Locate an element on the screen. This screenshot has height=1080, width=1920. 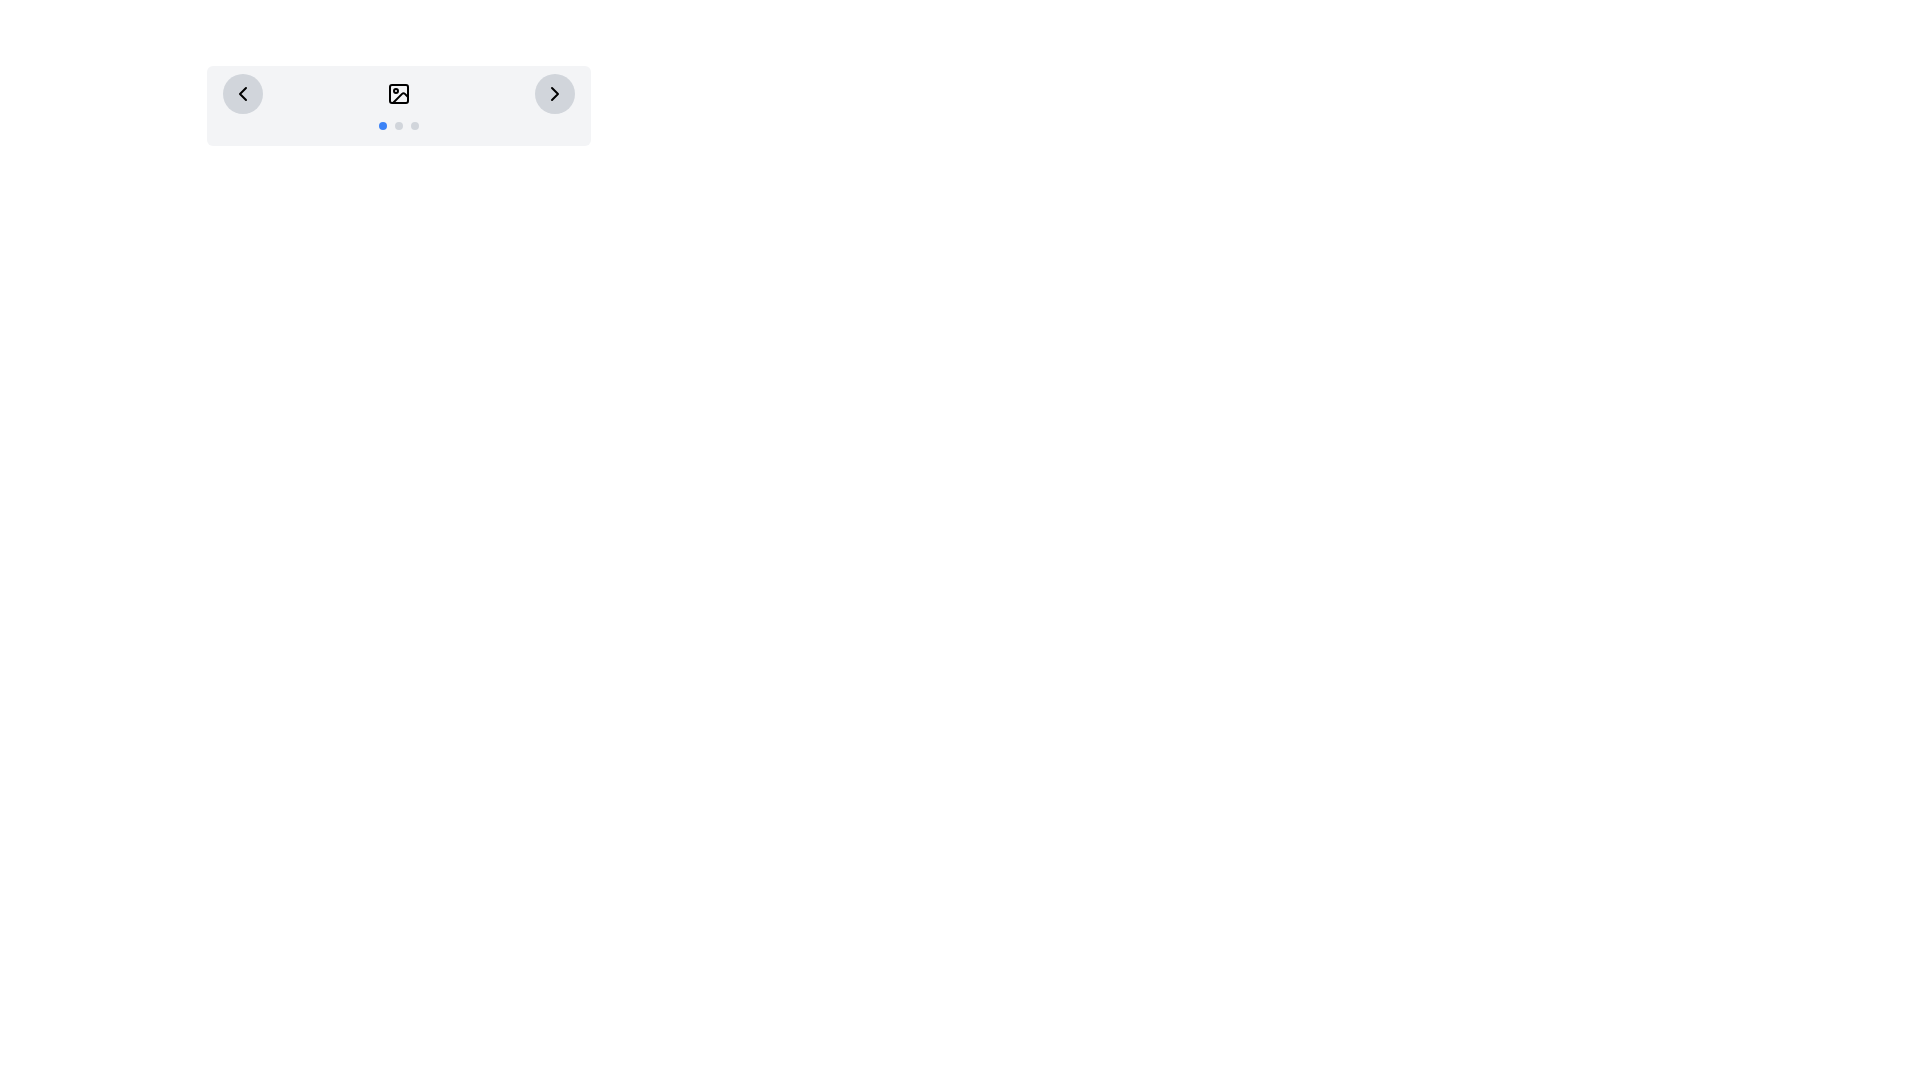
the rightward-pointing chevron icon within the circular button is located at coordinates (554, 93).